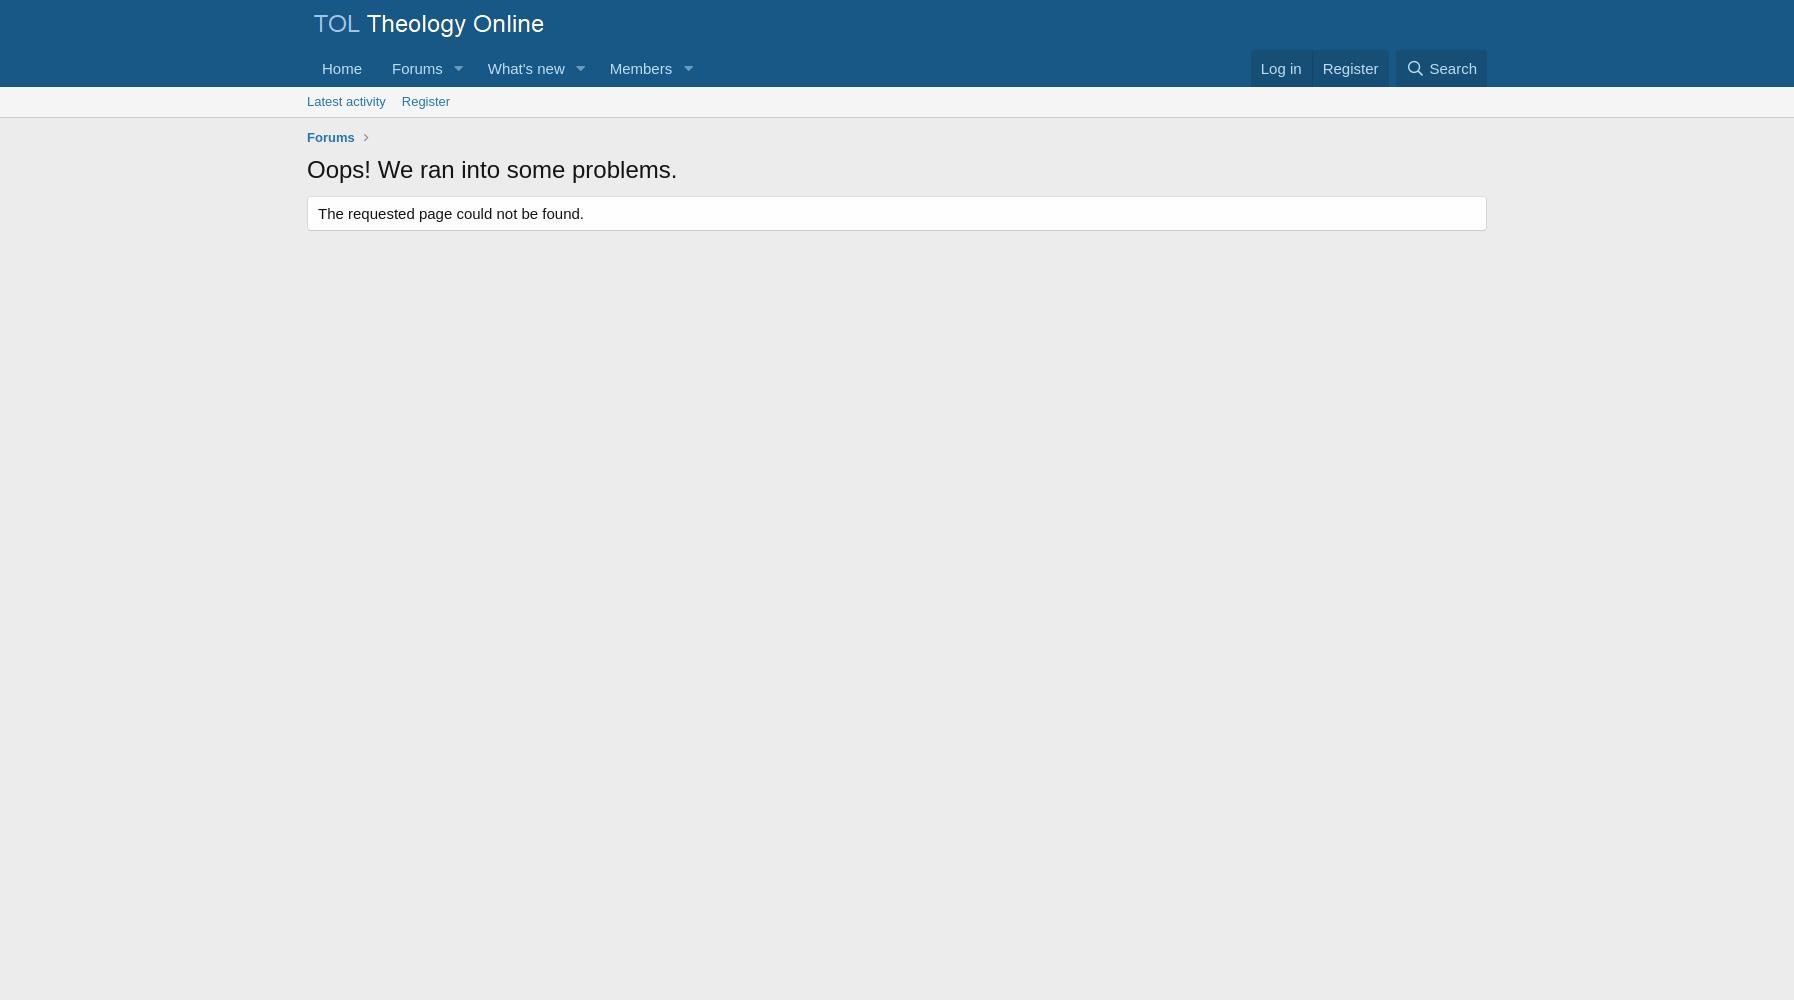 The width and height of the screenshot is (1794, 1000). What do you see at coordinates (525, 67) in the screenshot?
I see `'What's new'` at bounding box center [525, 67].